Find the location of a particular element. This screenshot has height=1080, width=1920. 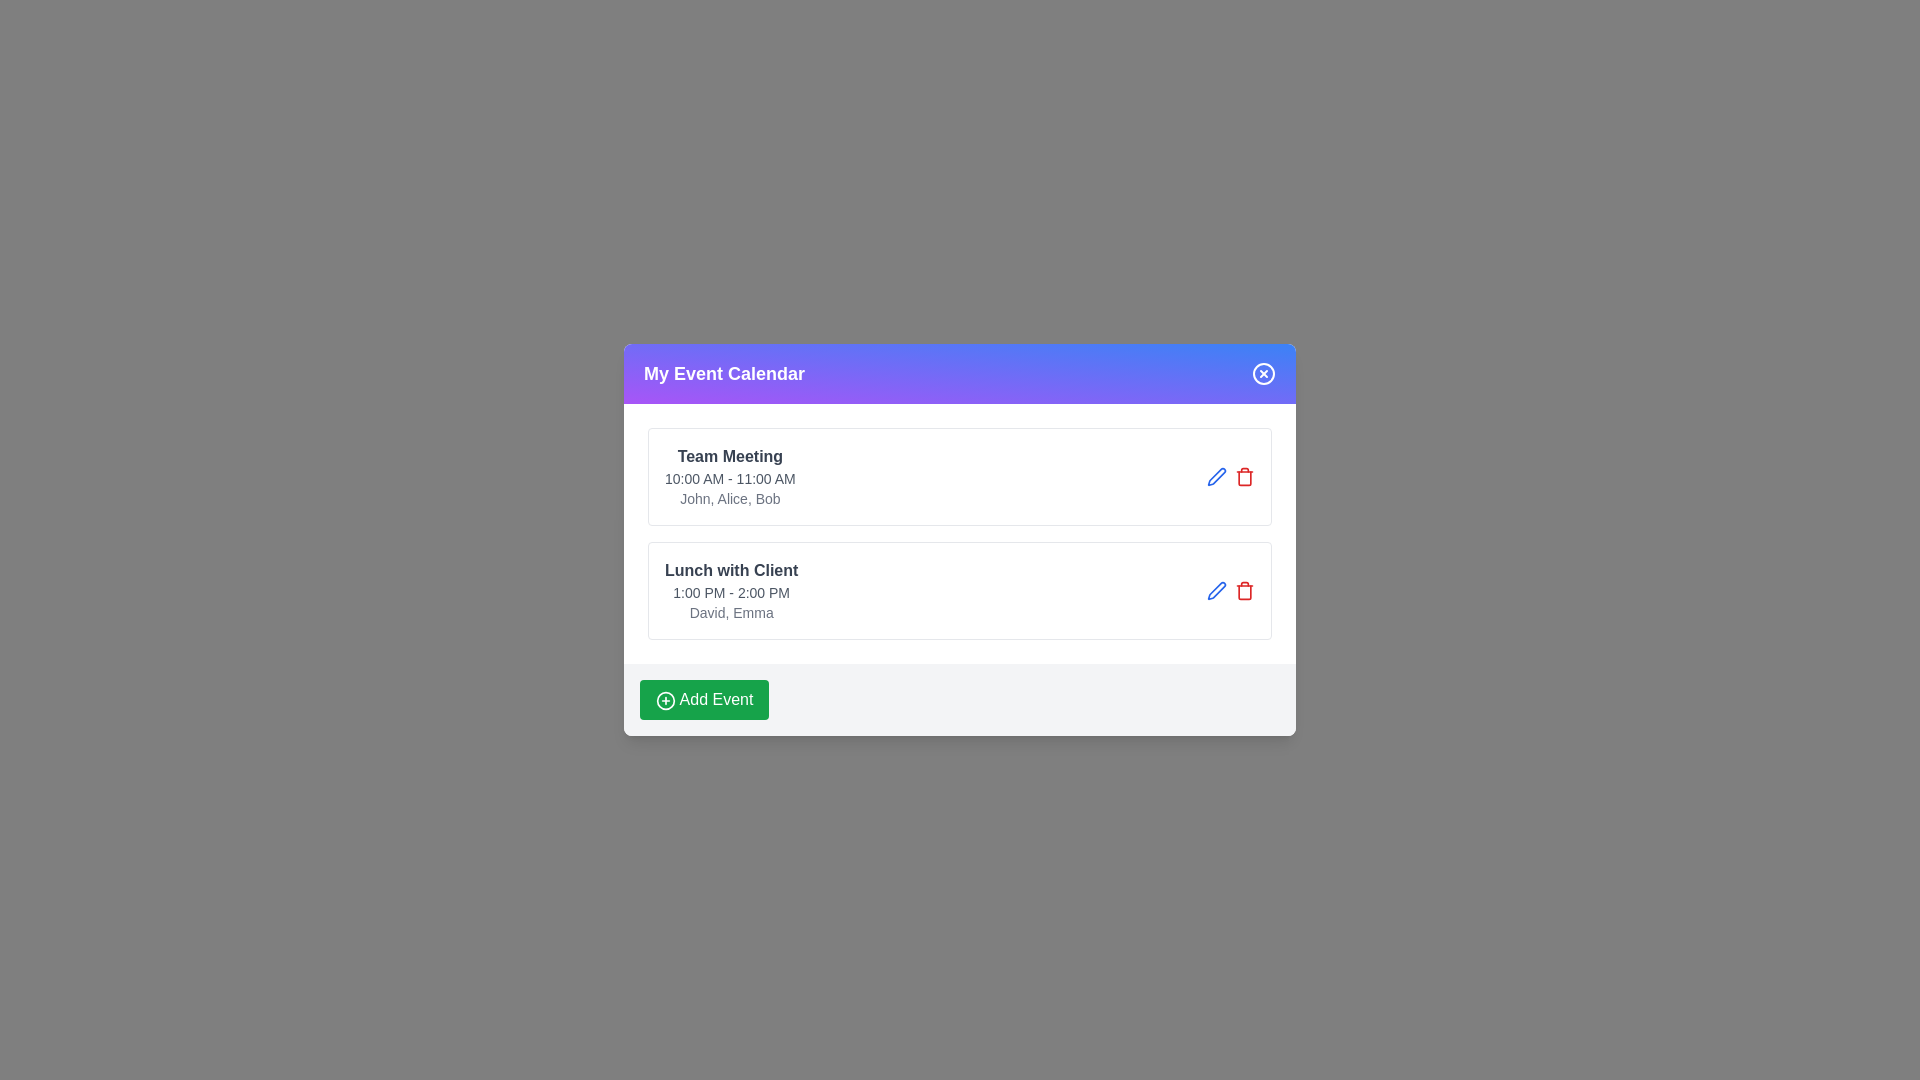

the slender, circular green icon with a '+' sign located to the left of the 'Add Event' button at the bottom-center of the modal window is located at coordinates (666, 698).